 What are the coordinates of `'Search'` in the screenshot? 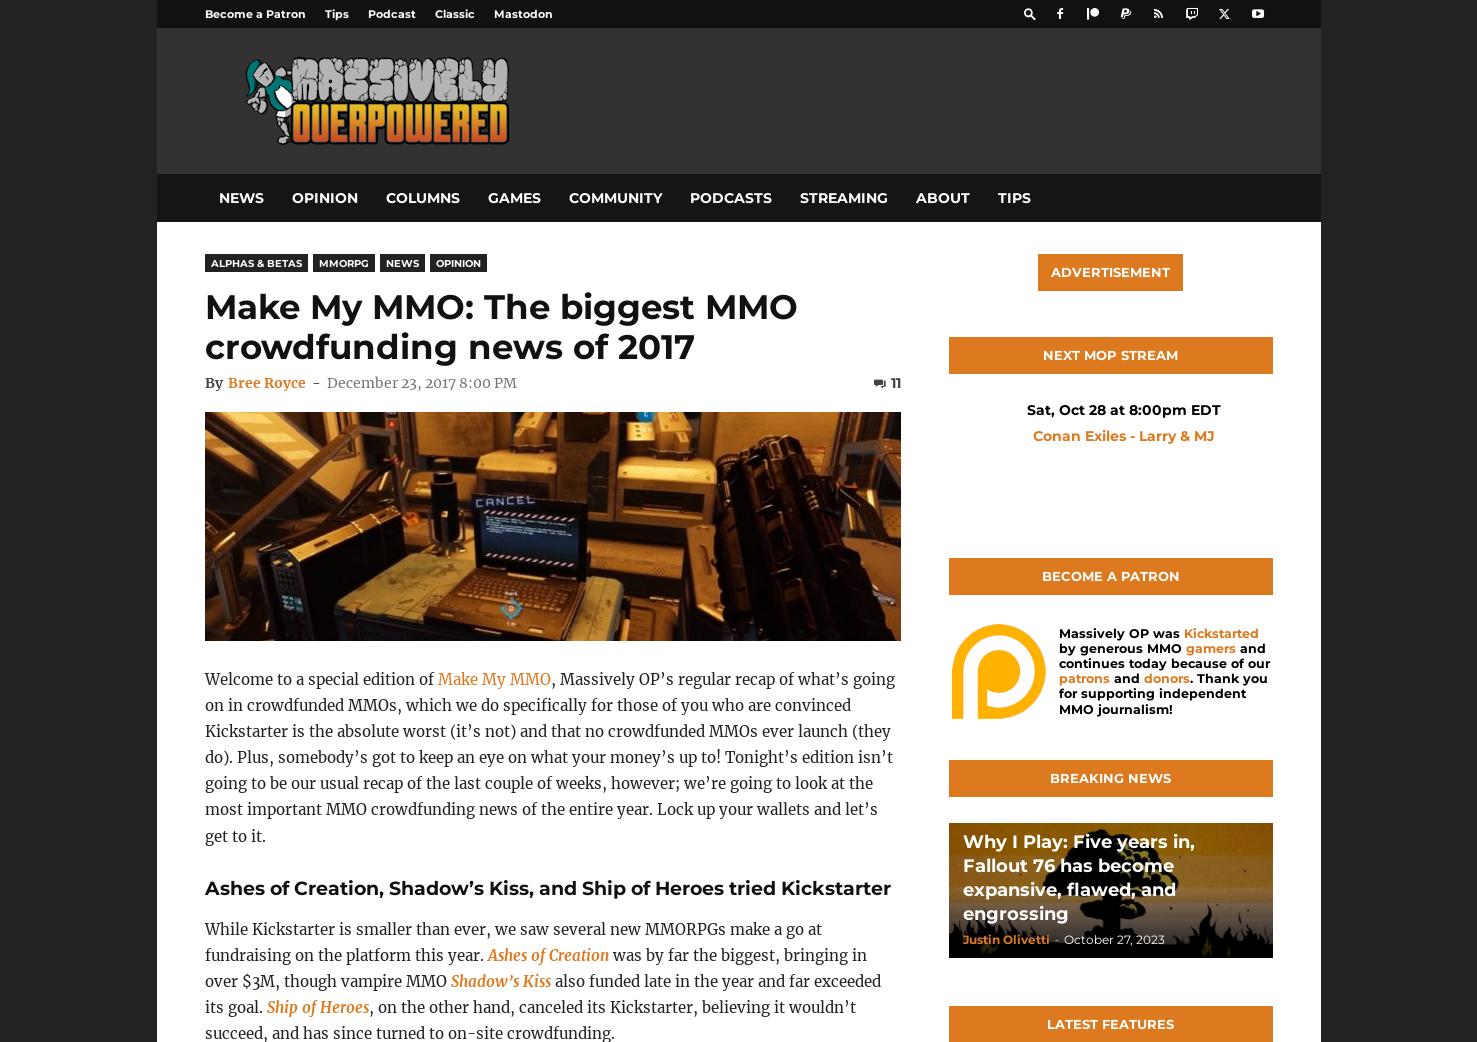 It's located at (738, 100).